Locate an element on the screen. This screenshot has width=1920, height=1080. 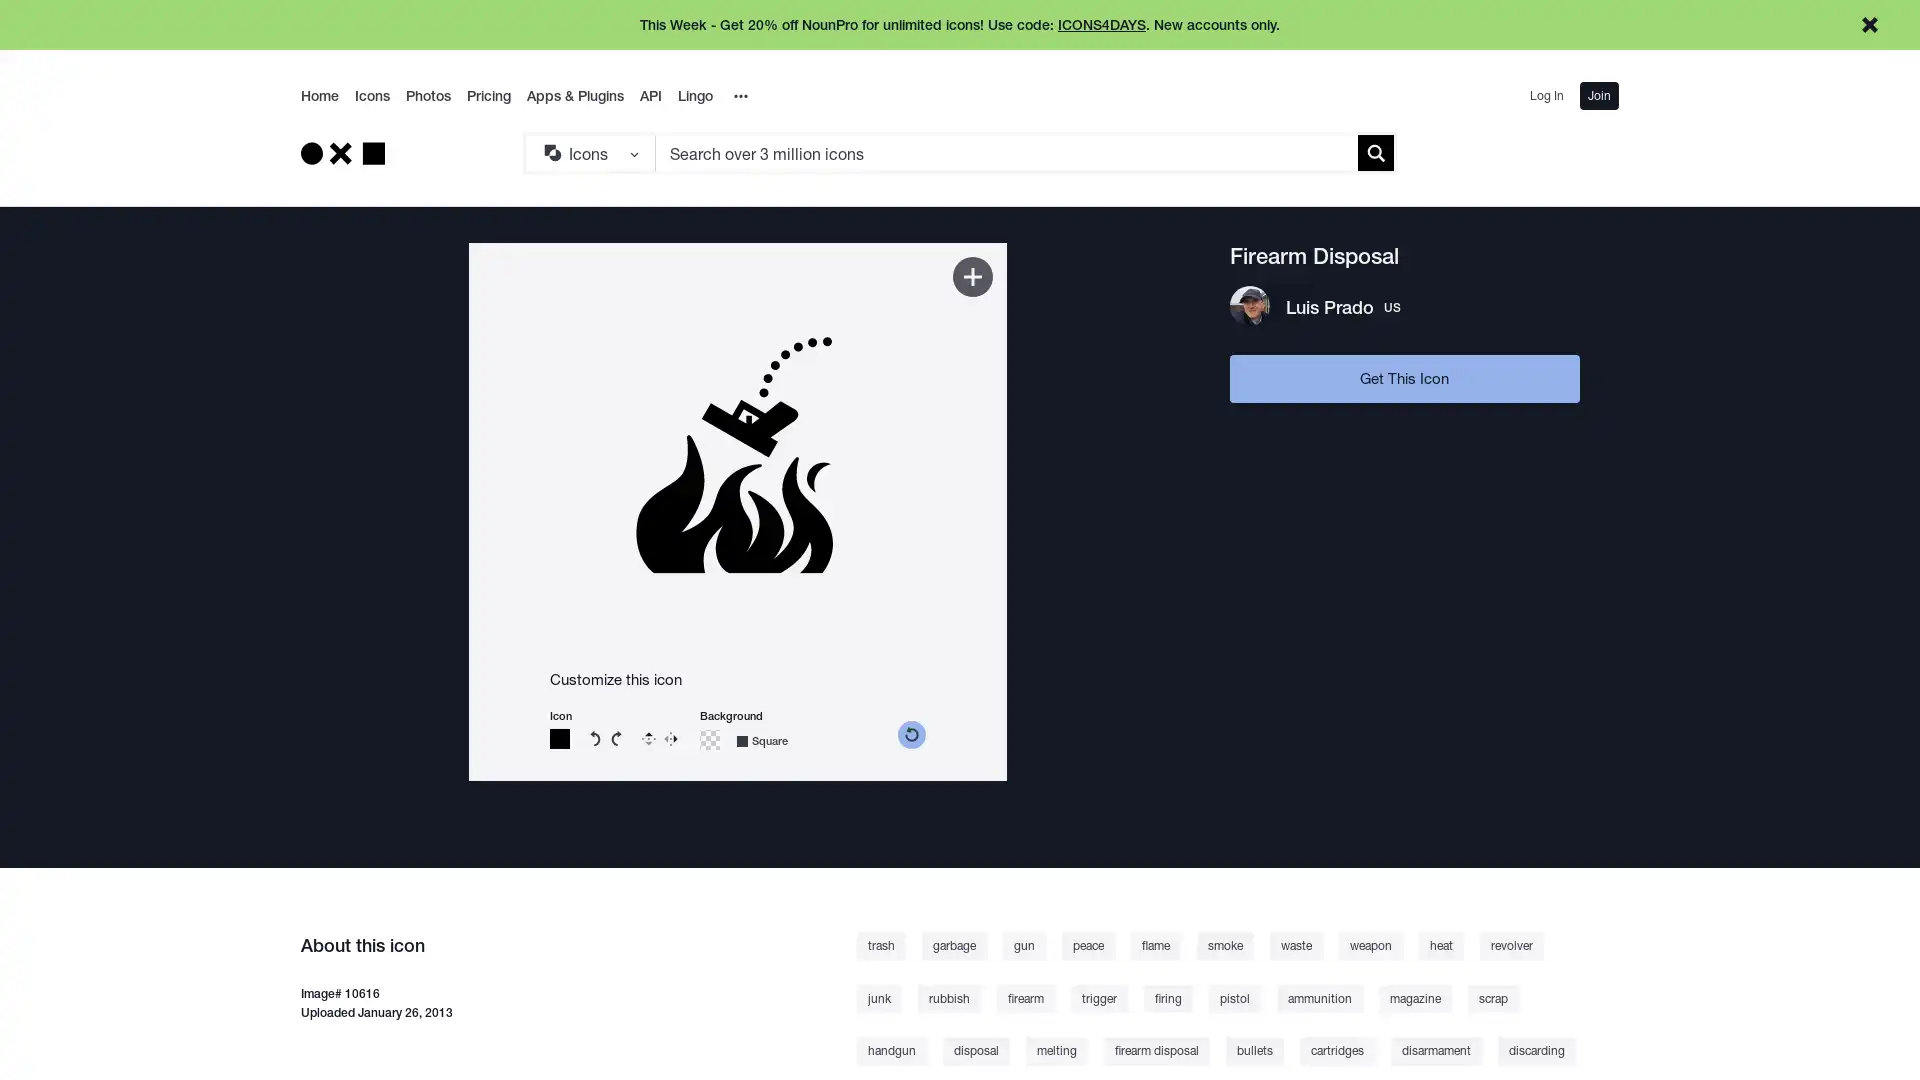
Overflow Menu is located at coordinates (739, 96).